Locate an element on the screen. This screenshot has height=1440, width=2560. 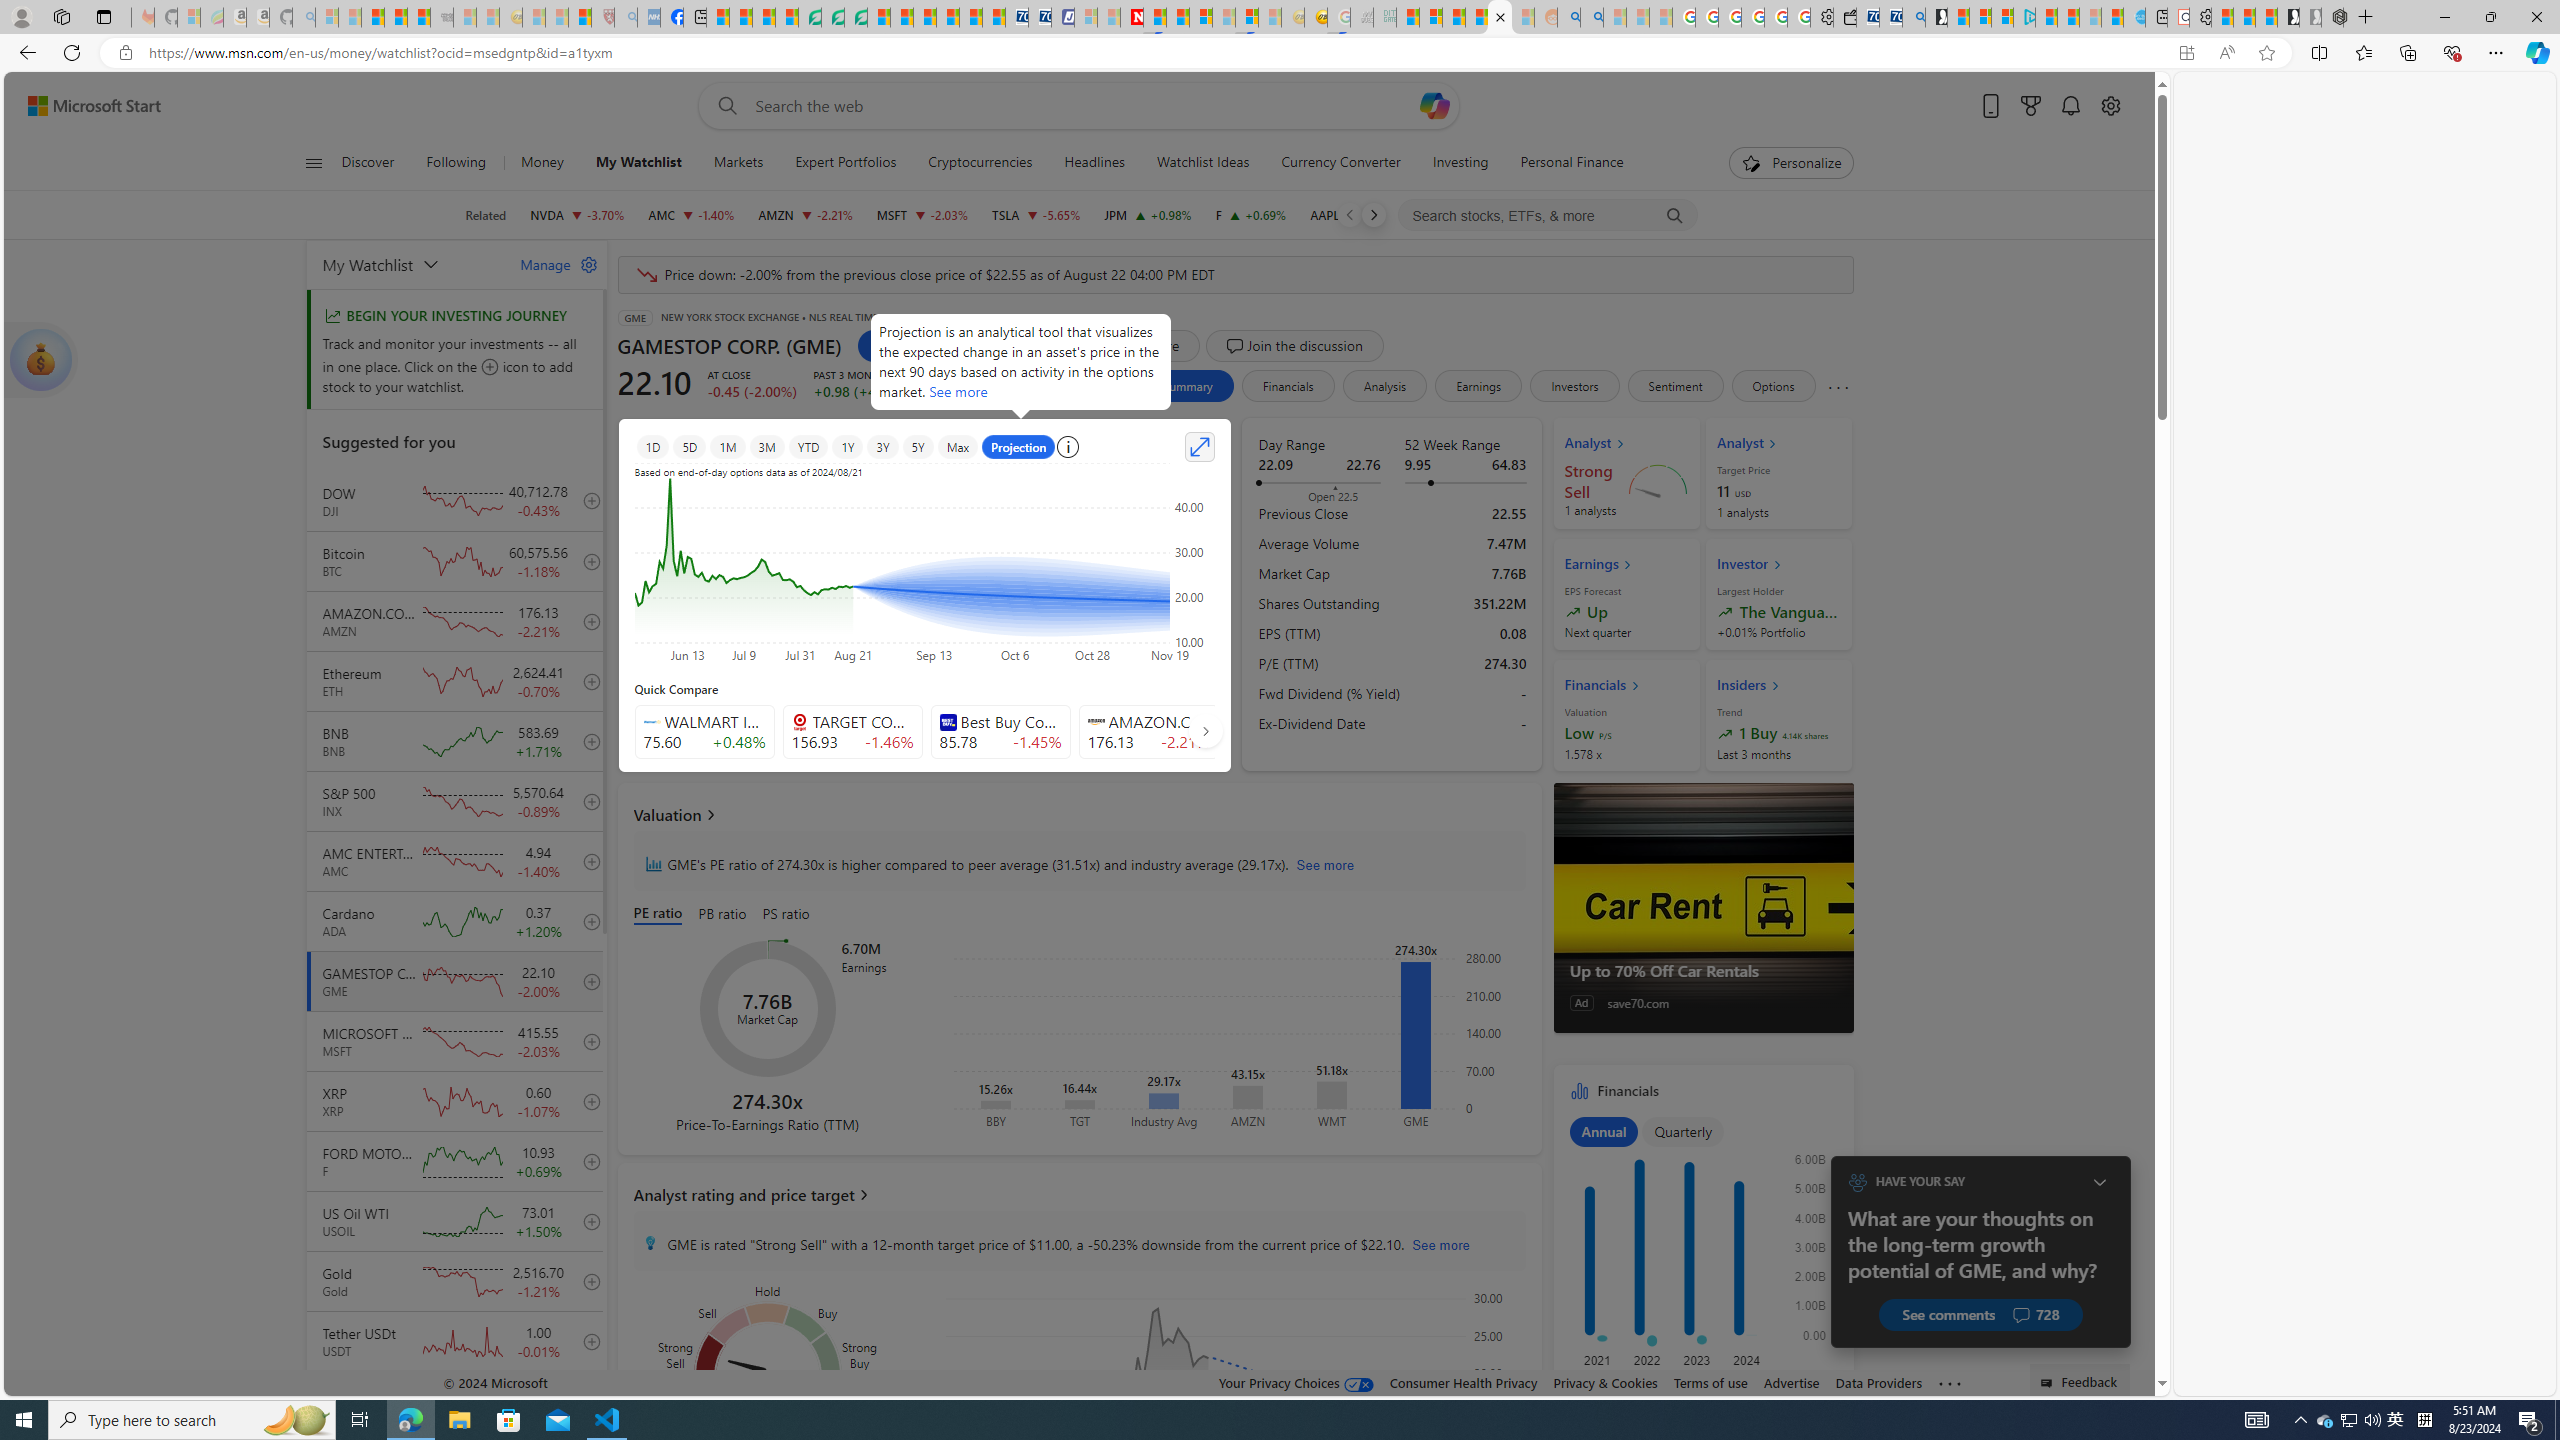
'Ad' is located at coordinates (1581, 1002).